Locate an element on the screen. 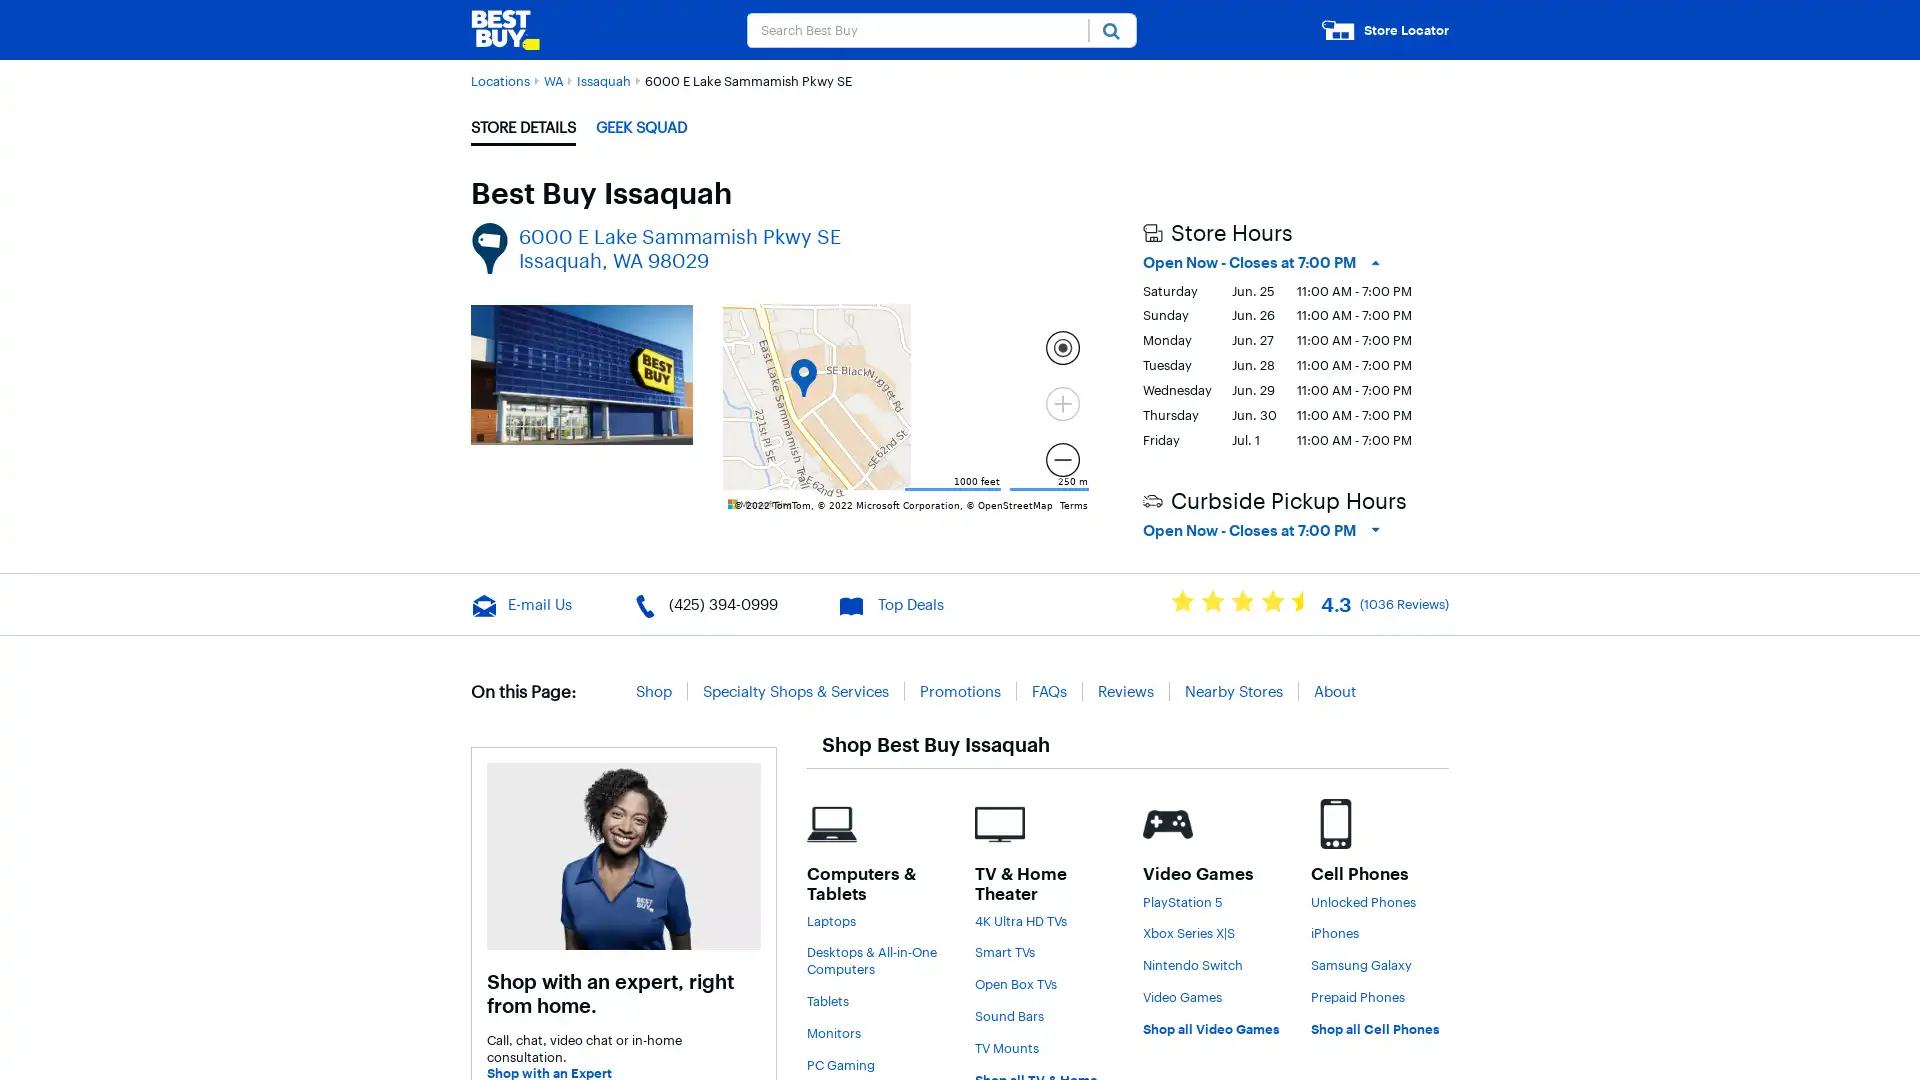  Current Level 15, Zoom In Zoom in Disabled is located at coordinates (1061, 402).